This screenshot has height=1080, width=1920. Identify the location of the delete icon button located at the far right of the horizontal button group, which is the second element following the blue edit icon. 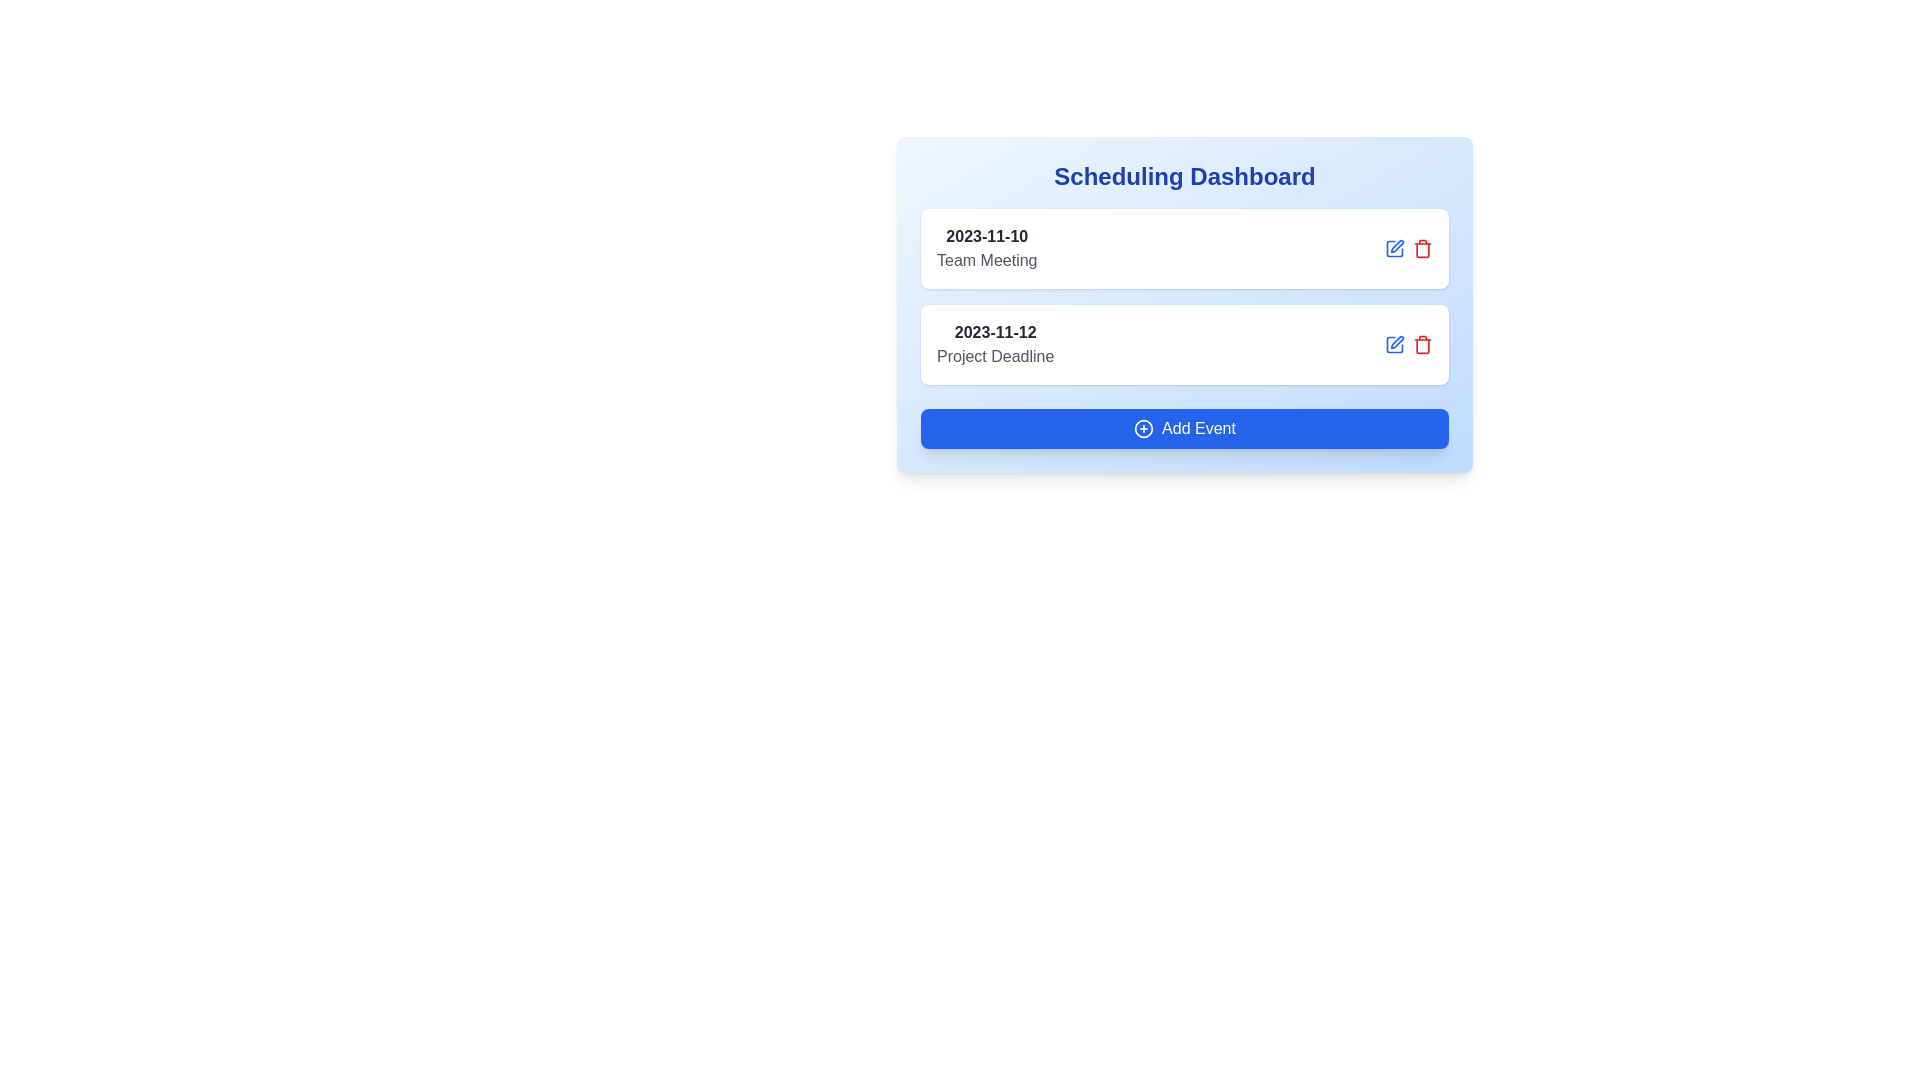
(1421, 248).